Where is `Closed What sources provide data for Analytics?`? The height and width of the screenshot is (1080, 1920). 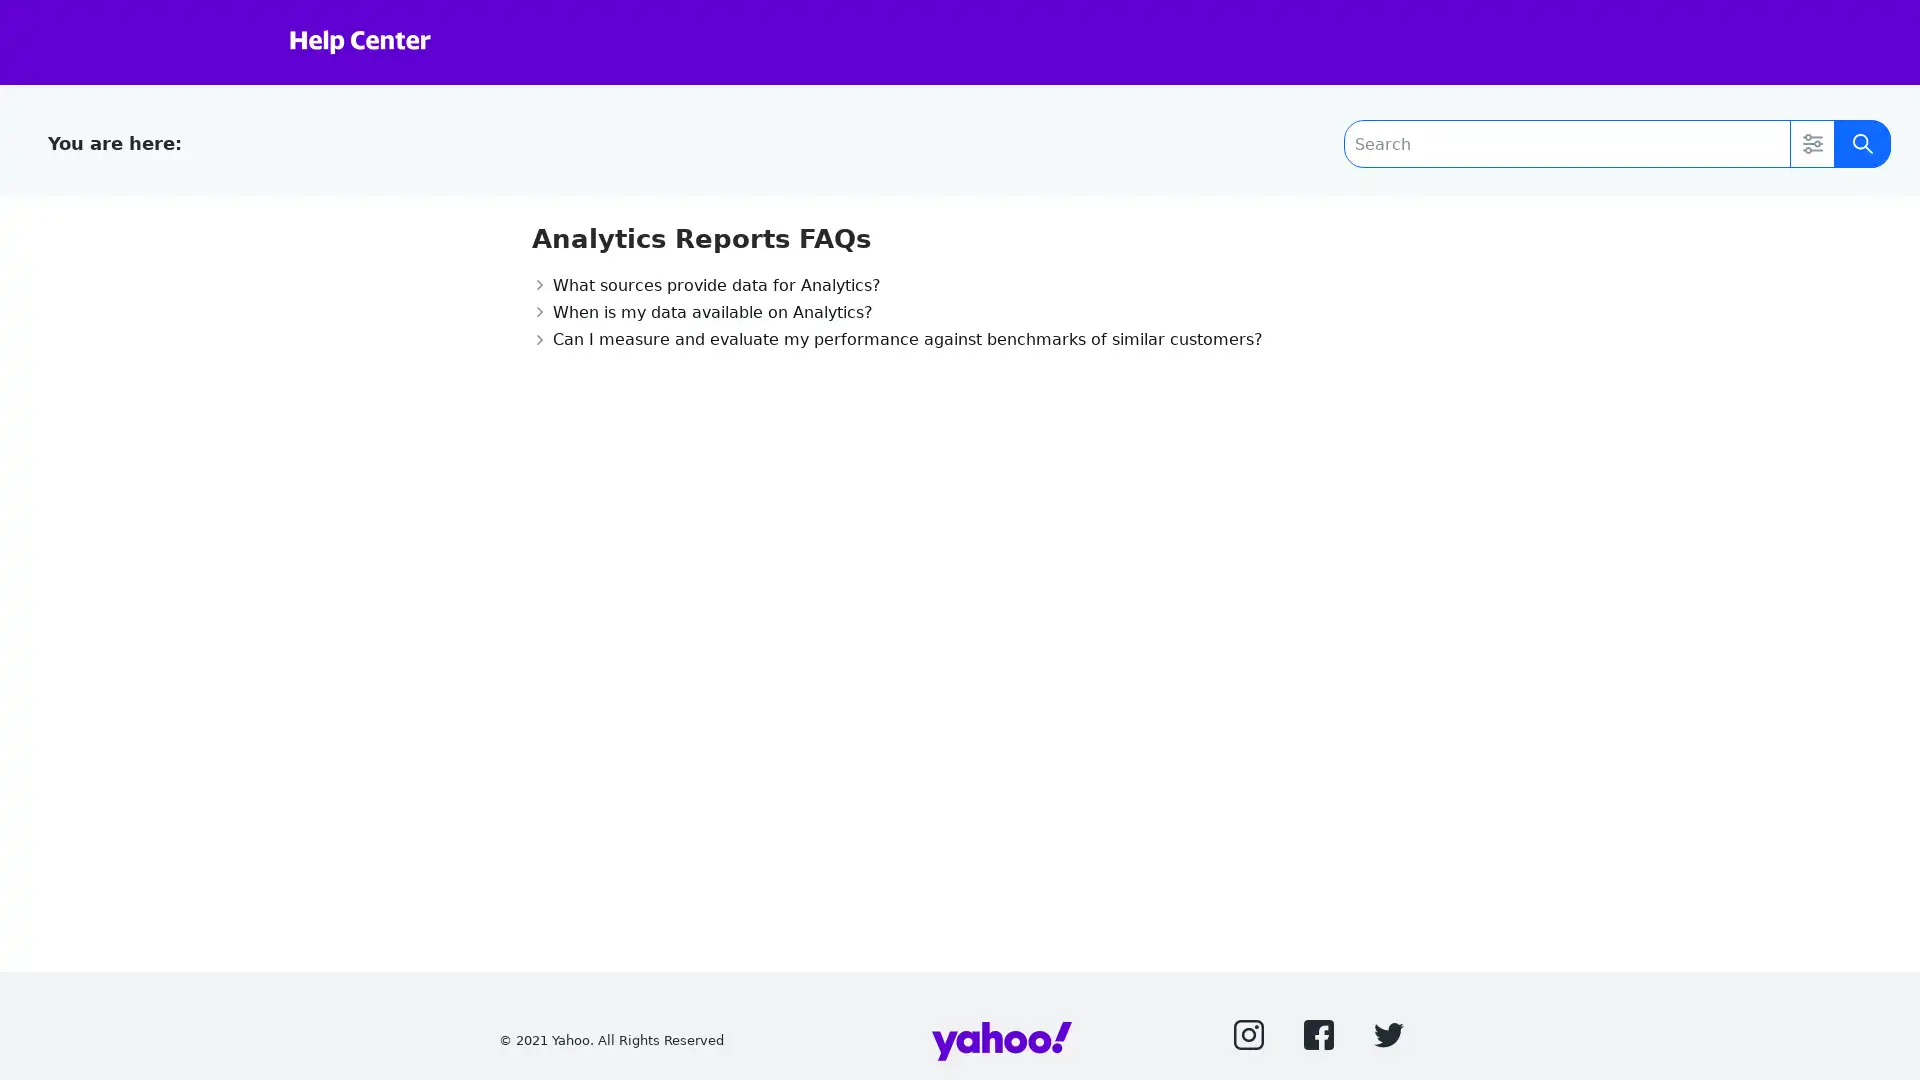 Closed What sources provide data for Analytics? is located at coordinates (705, 284).